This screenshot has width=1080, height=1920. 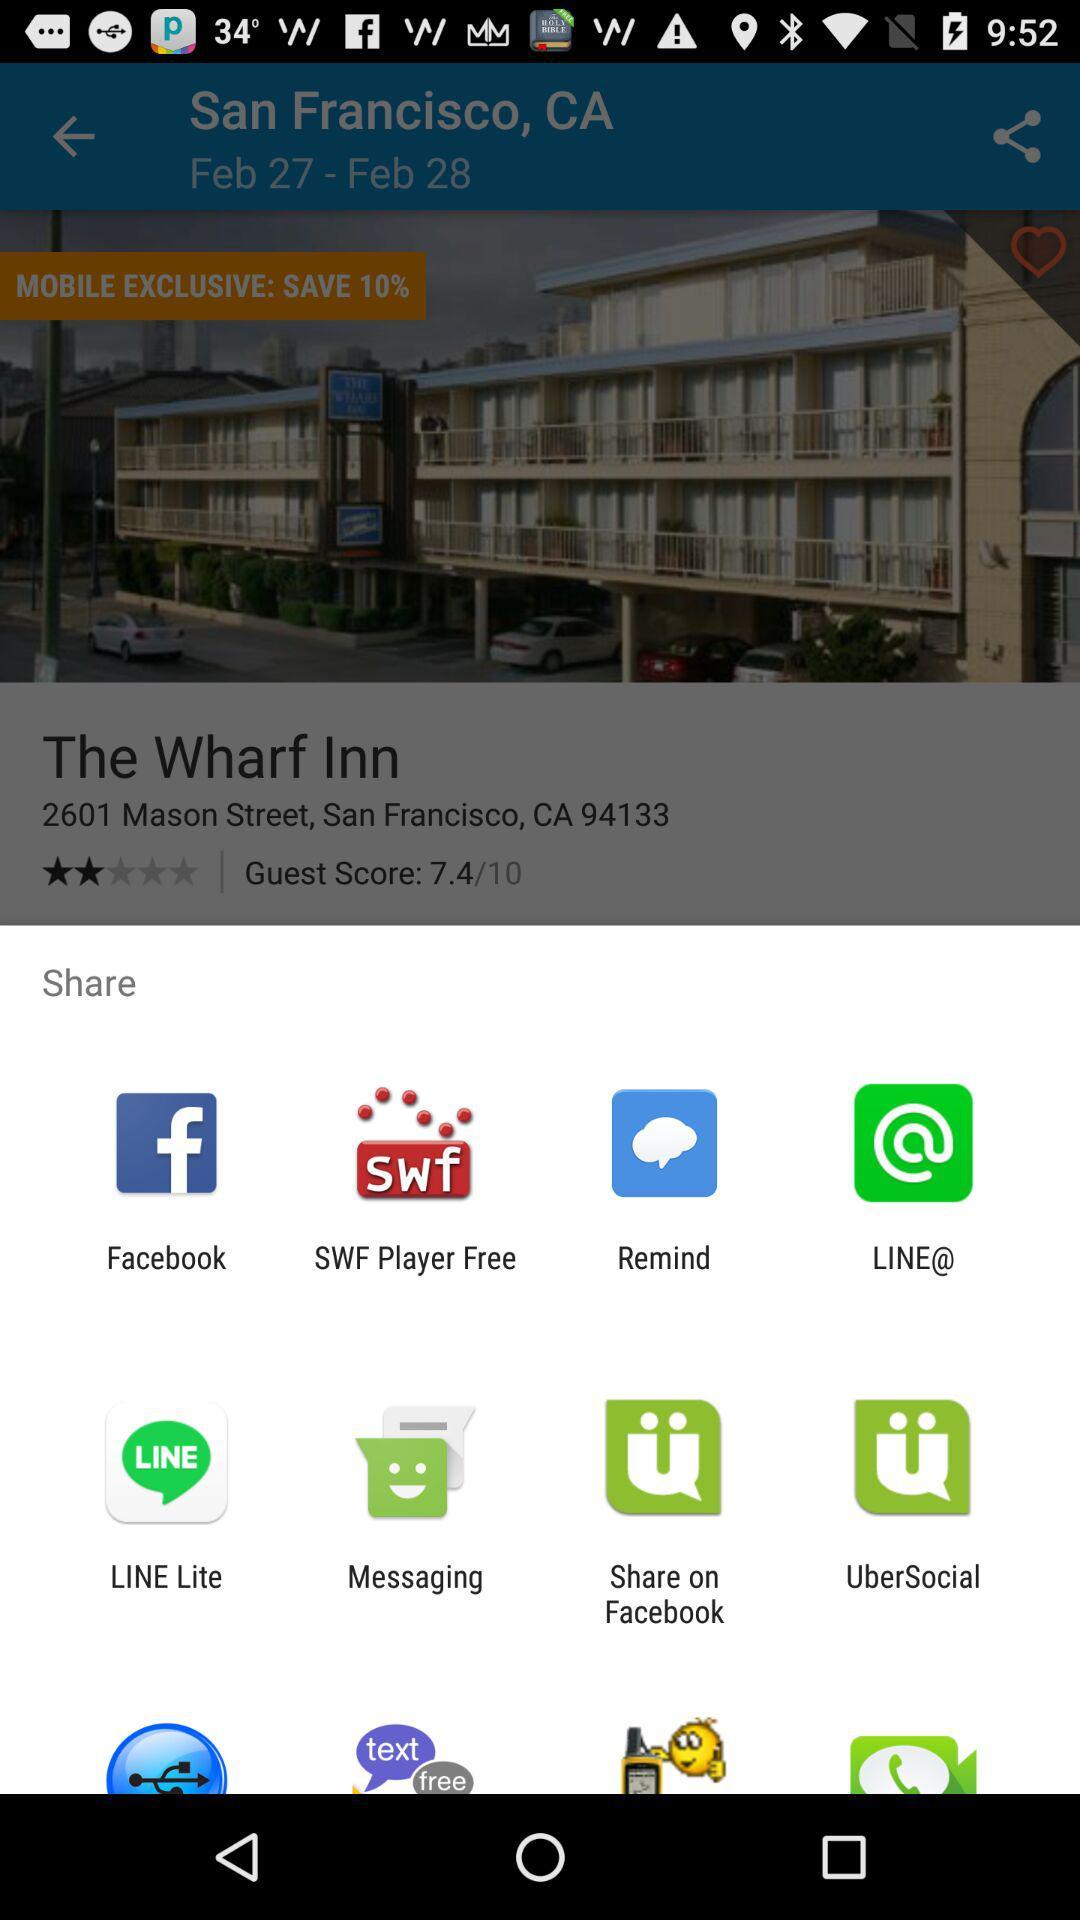 What do you see at coordinates (414, 1592) in the screenshot?
I see `messaging` at bounding box center [414, 1592].